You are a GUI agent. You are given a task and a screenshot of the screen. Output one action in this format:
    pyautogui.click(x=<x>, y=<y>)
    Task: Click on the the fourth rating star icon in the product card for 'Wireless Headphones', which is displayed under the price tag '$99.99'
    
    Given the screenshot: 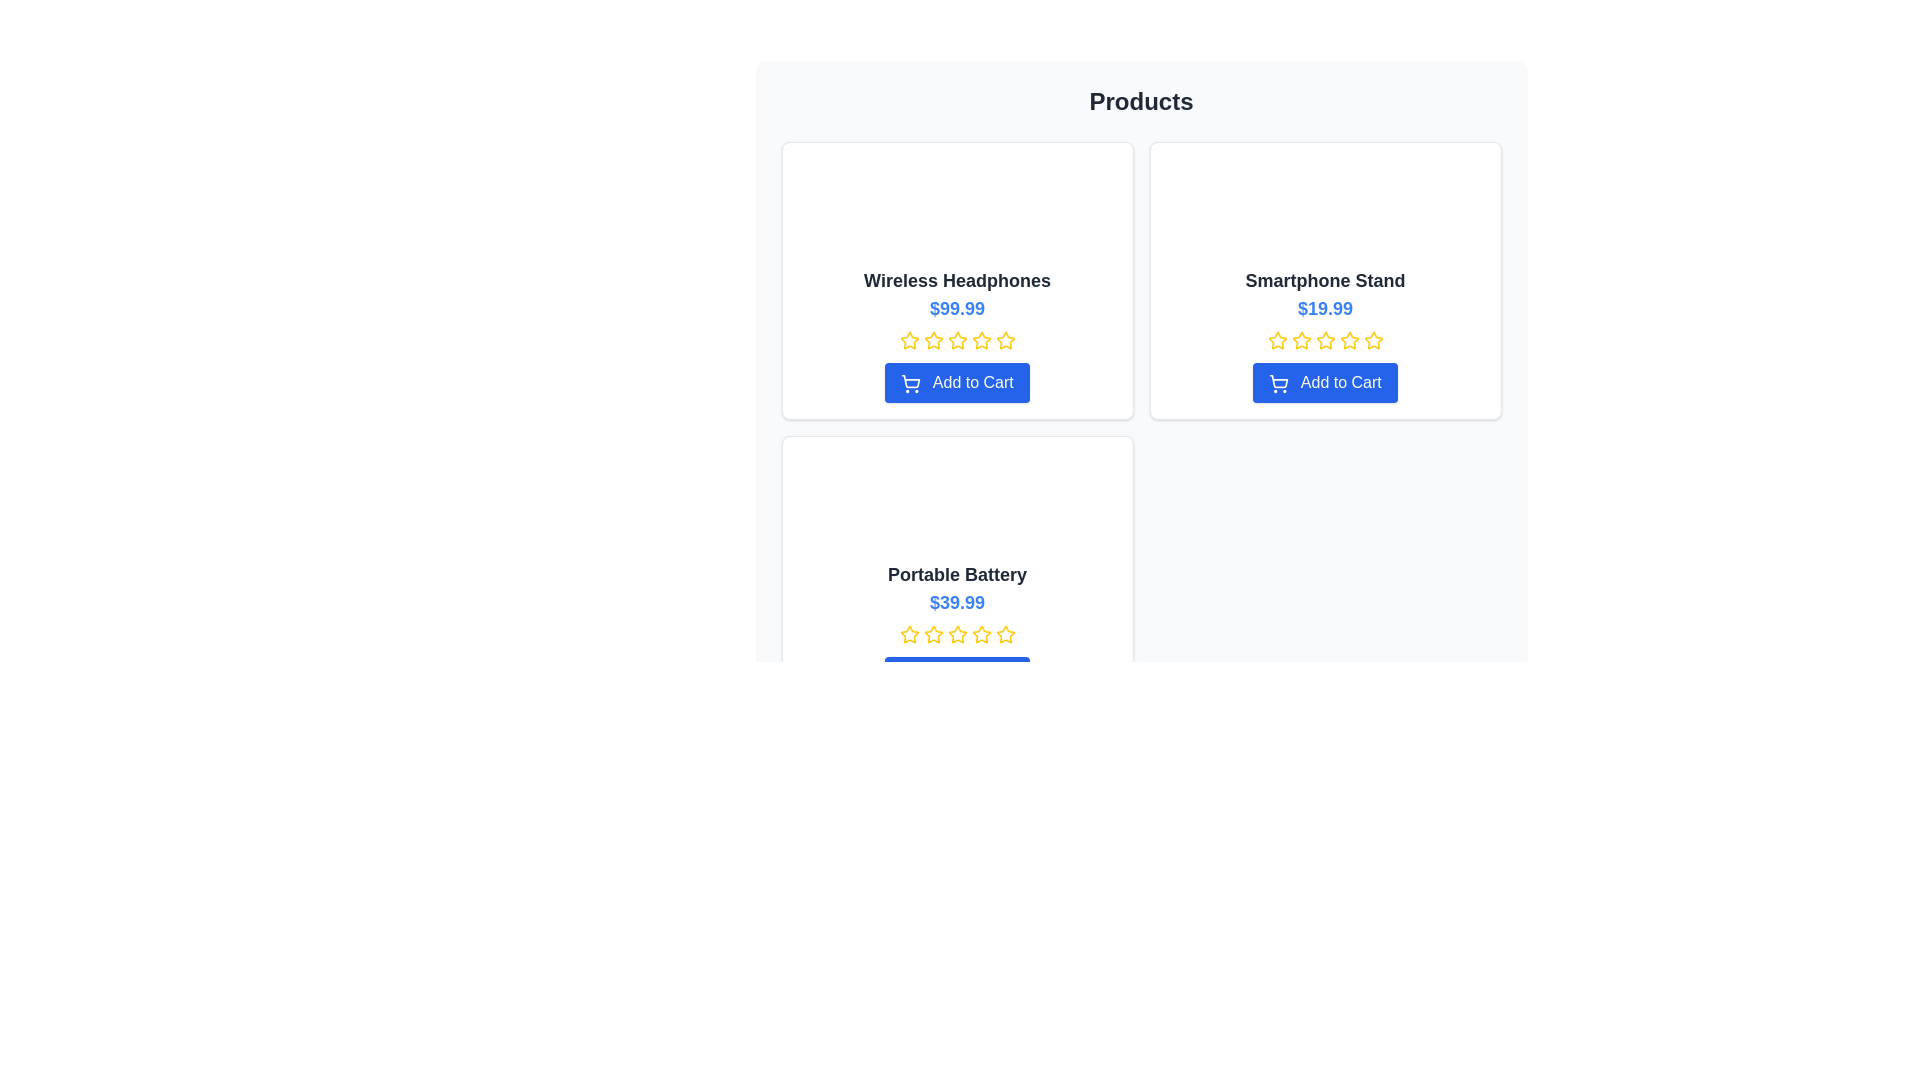 What is the action you would take?
    pyautogui.click(x=956, y=339)
    